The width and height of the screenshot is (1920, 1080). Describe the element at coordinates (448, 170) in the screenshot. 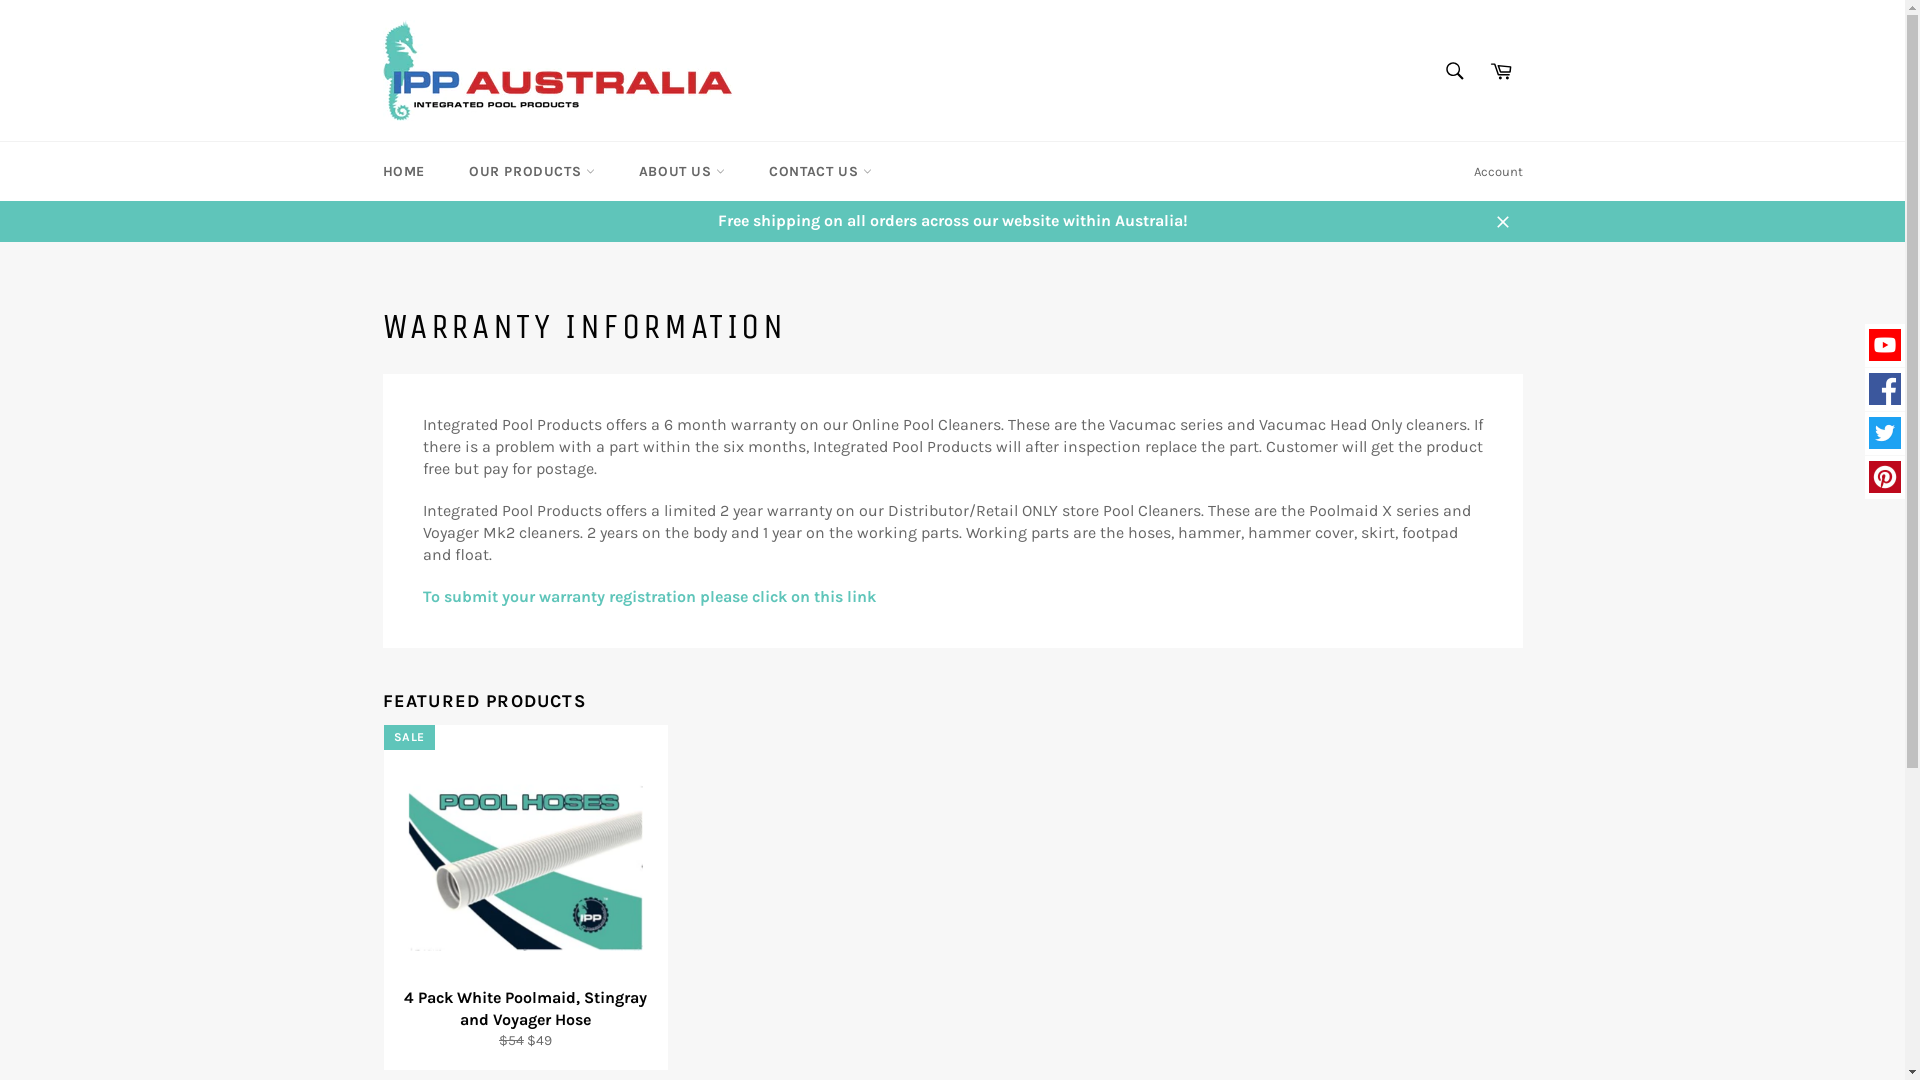

I see `'OUR PRODUCTS'` at that location.